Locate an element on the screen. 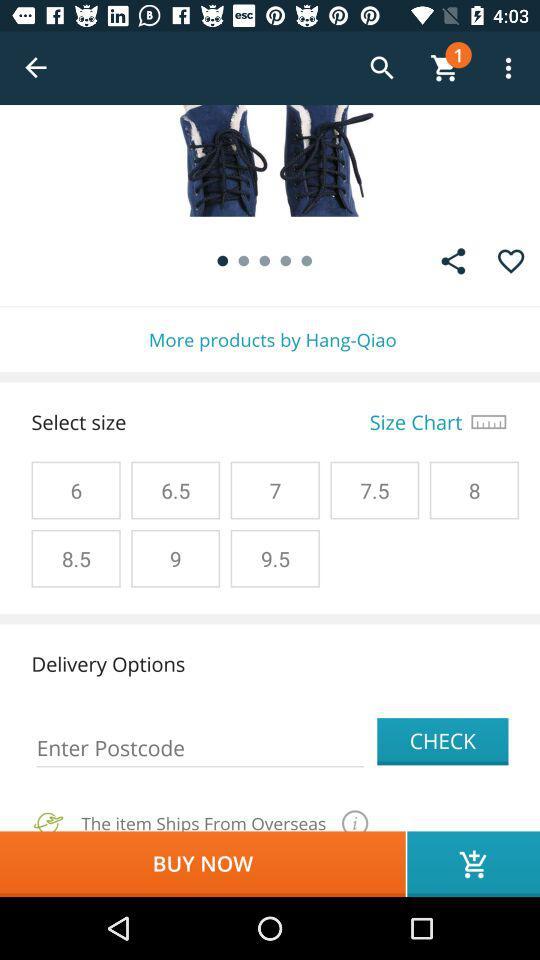 The image size is (540, 960). 6 on the left side of 65 is located at coordinates (75, 489).